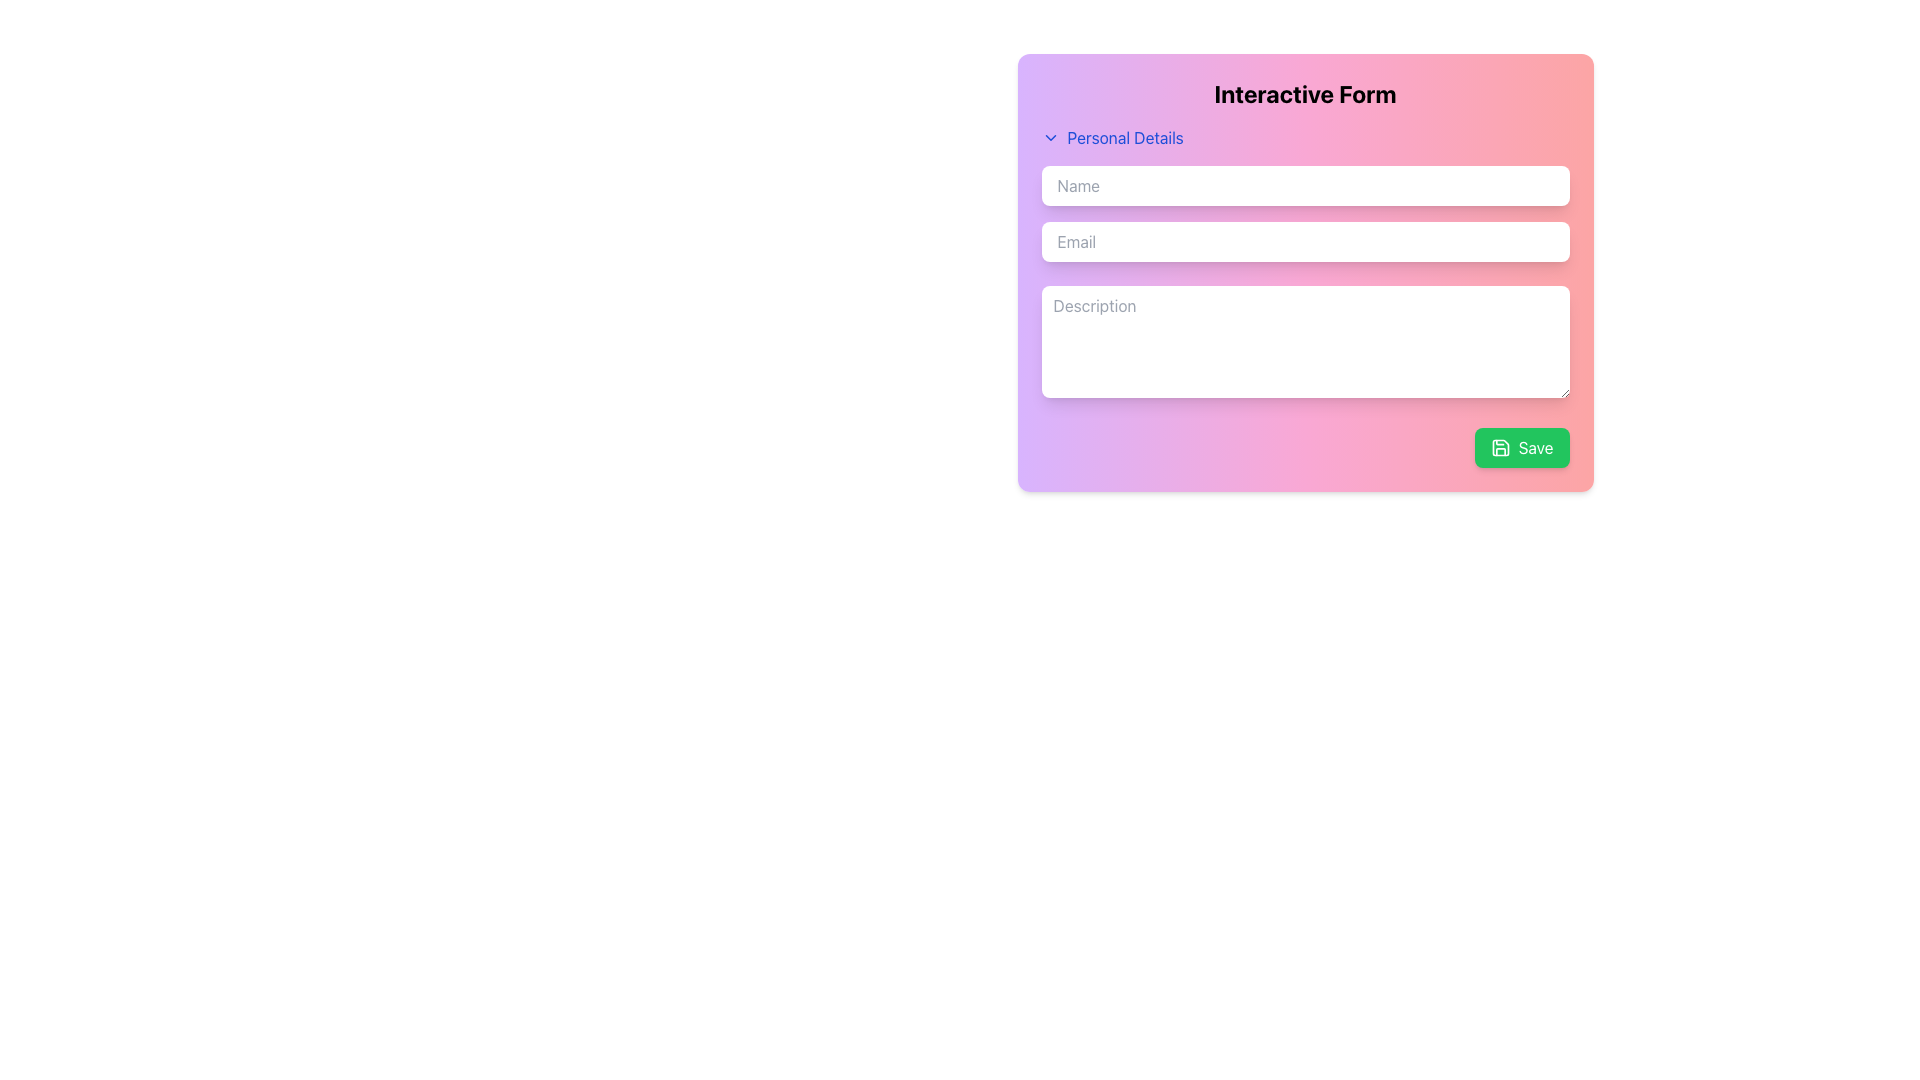 This screenshot has width=1920, height=1080. I want to click on the text input field for 'Name' under the 'Personal Details' section by tabbing to it, so click(1305, 193).